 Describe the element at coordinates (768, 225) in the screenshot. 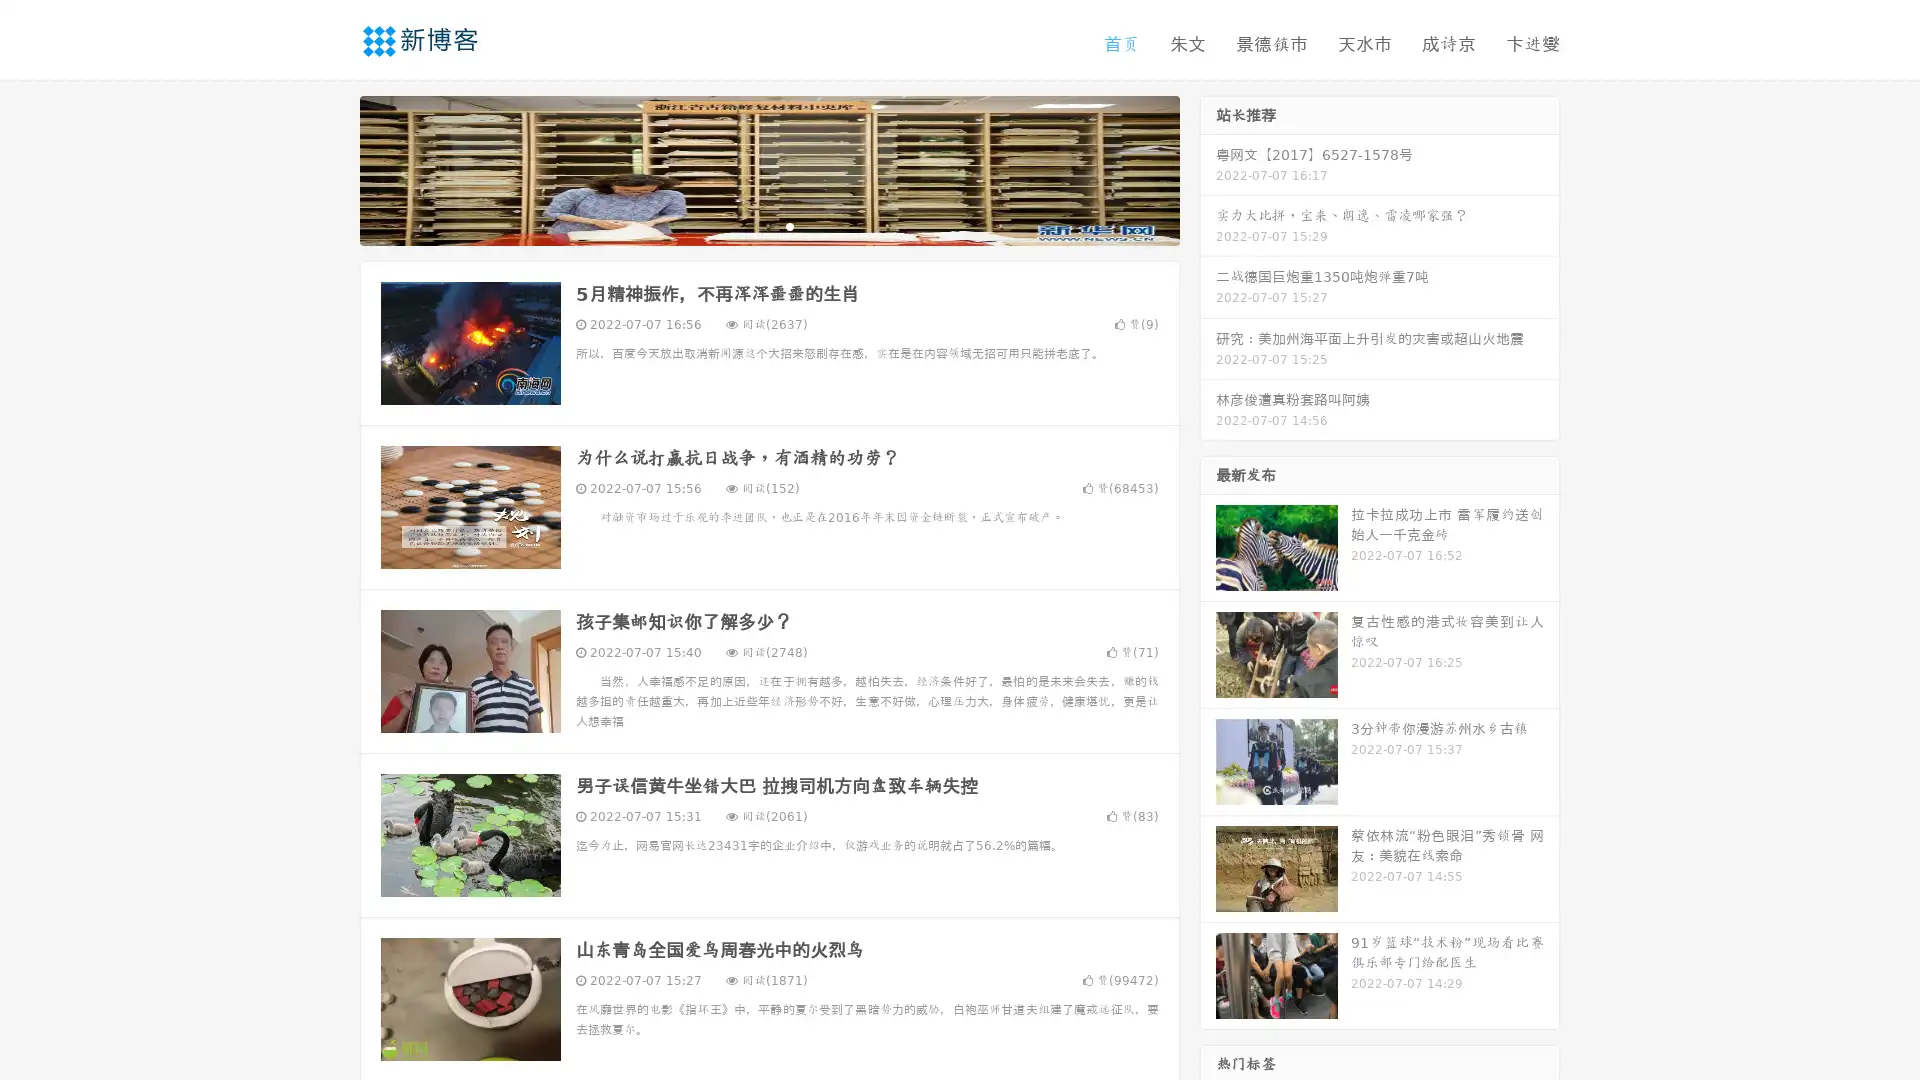

I see `Go to slide 2` at that location.